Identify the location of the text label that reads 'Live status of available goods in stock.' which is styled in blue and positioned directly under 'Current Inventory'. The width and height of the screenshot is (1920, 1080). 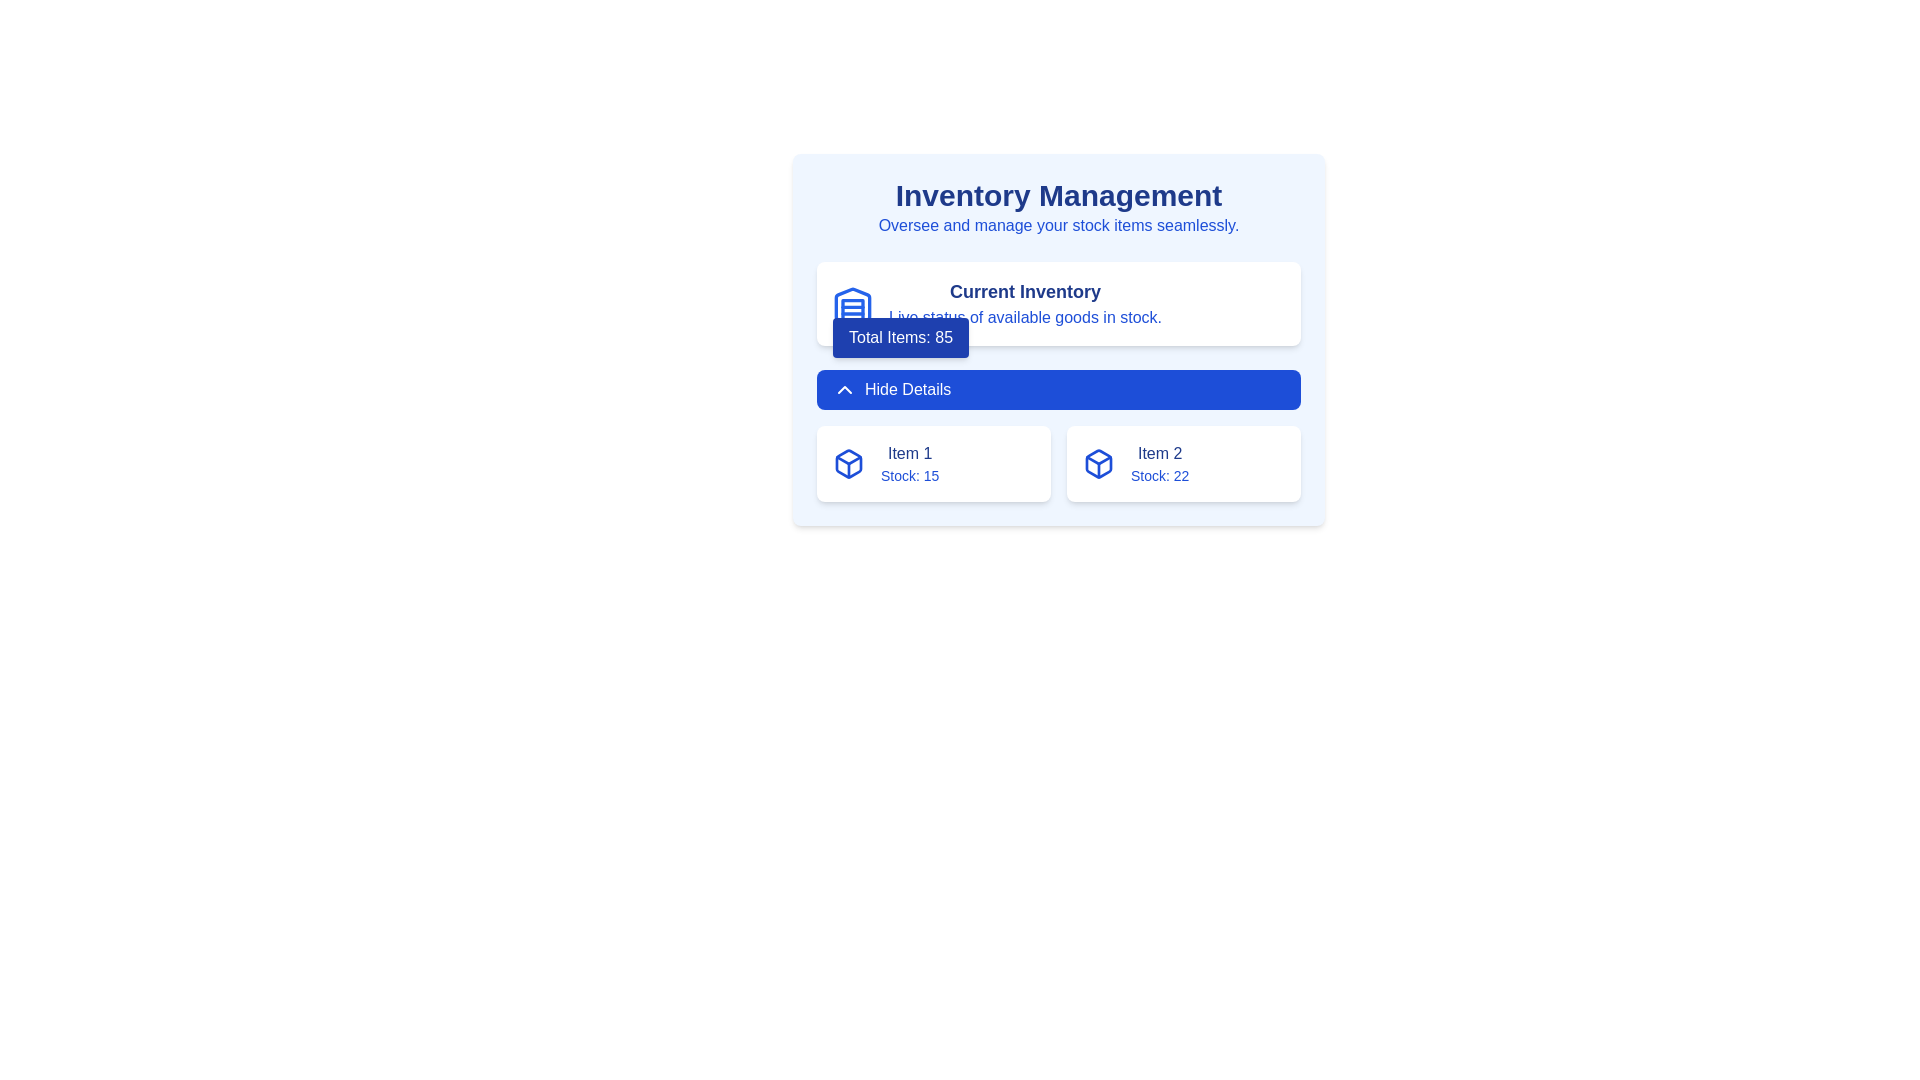
(1025, 316).